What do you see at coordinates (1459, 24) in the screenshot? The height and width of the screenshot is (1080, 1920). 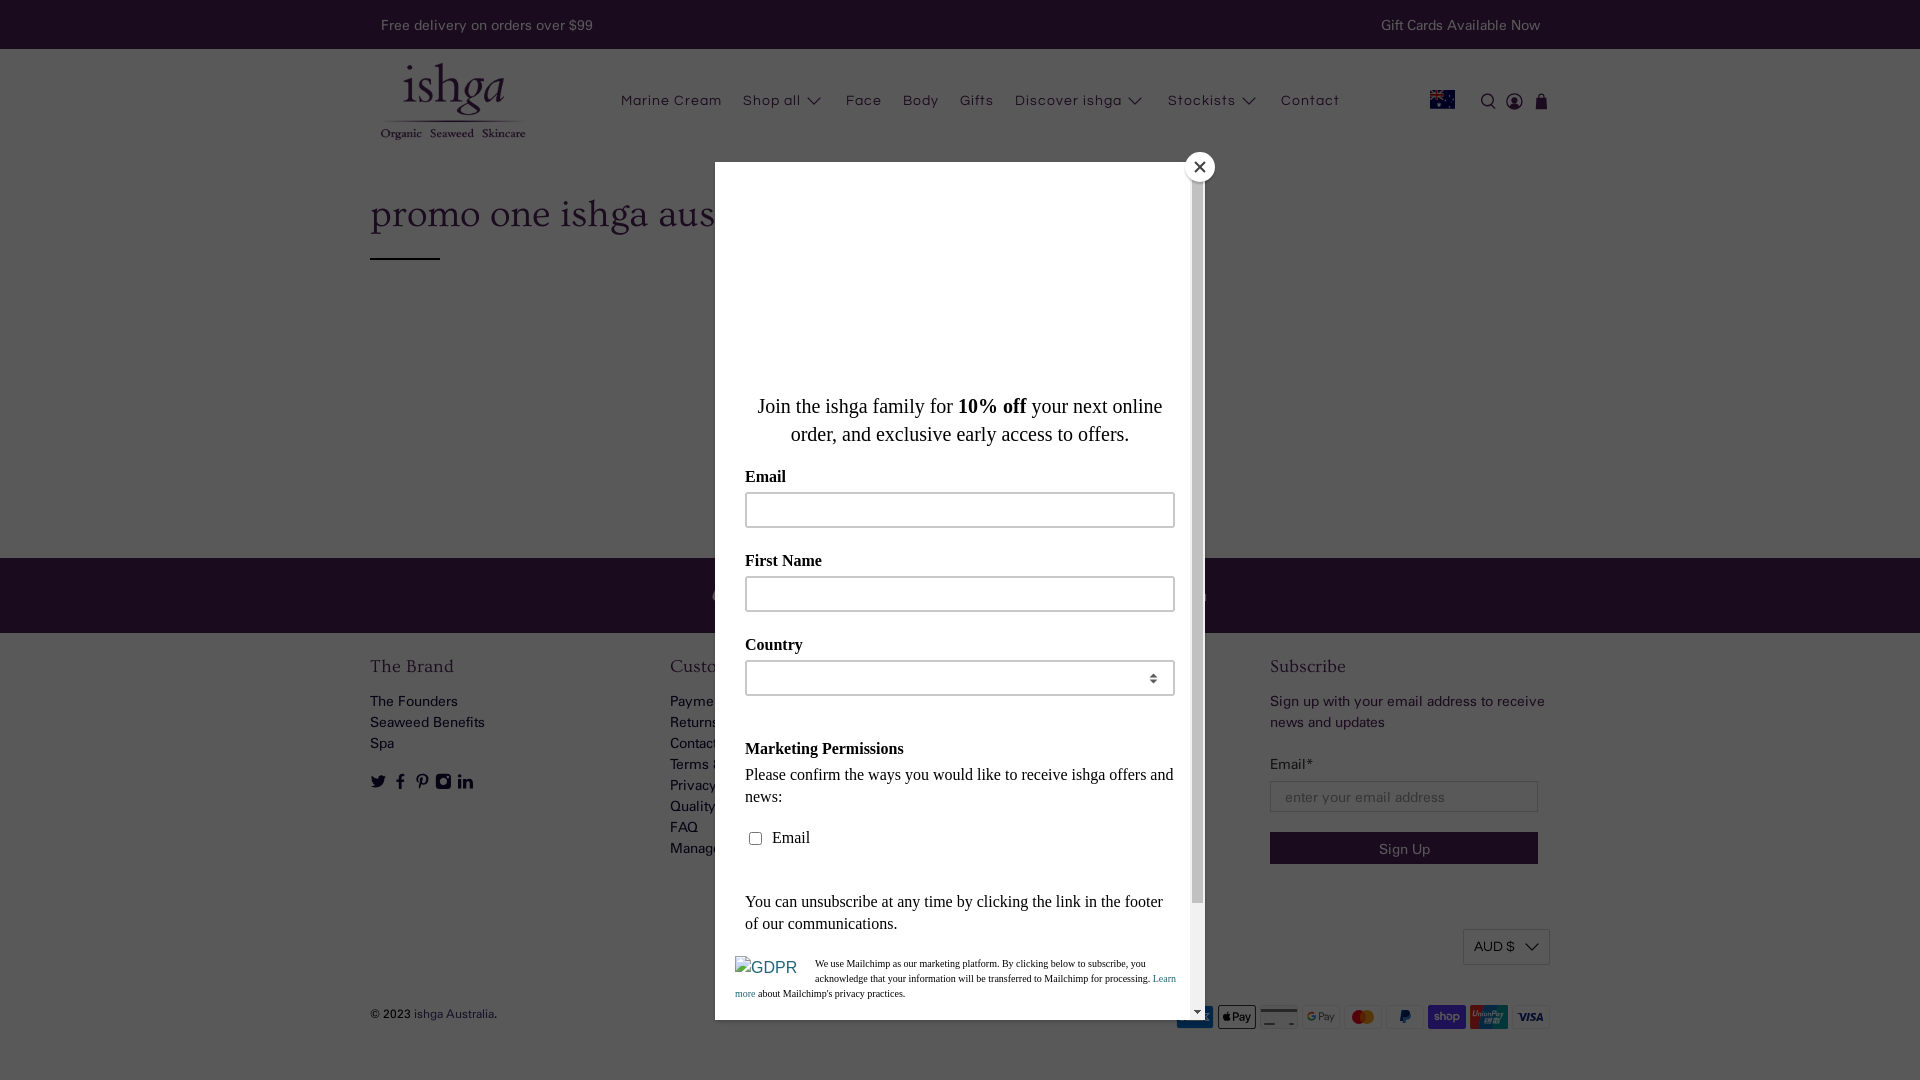 I see `'Gift Cards Available Now'` at bounding box center [1459, 24].